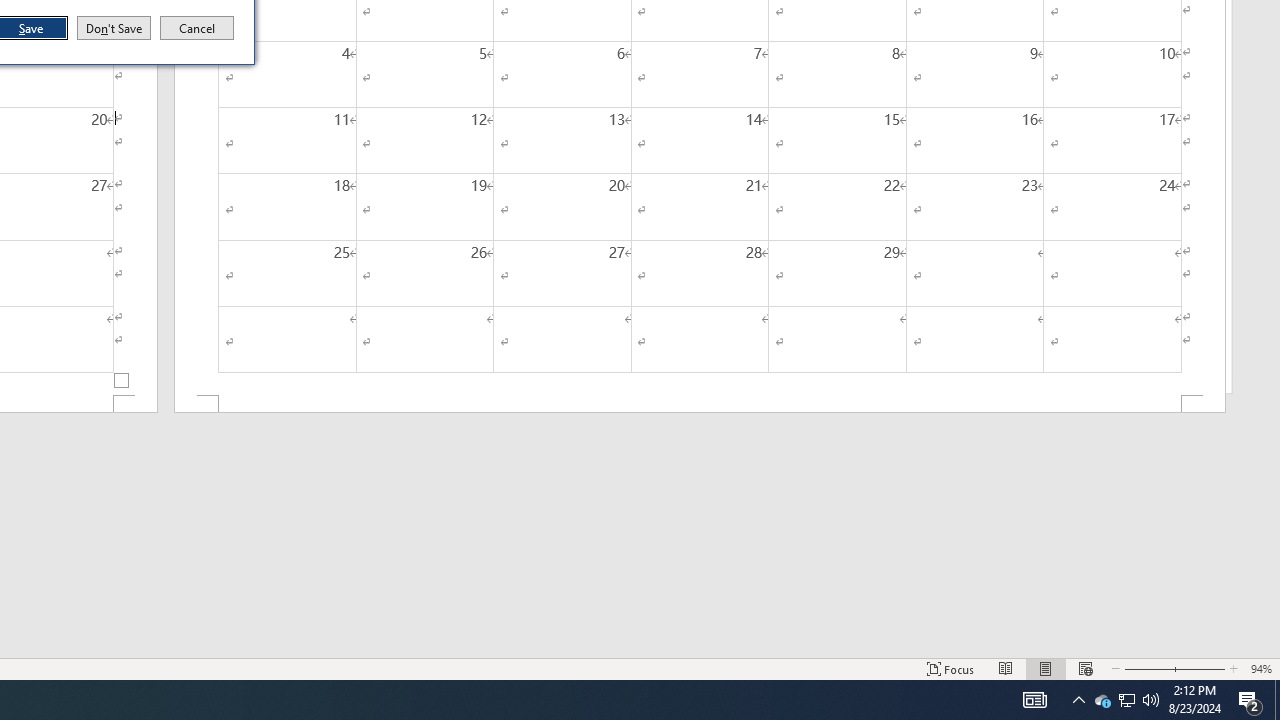 This screenshot has height=720, width=1280. Describe the element at coordinates (700, 404) in the screenshot. I see `'Footer -Section 2-'` at that location.